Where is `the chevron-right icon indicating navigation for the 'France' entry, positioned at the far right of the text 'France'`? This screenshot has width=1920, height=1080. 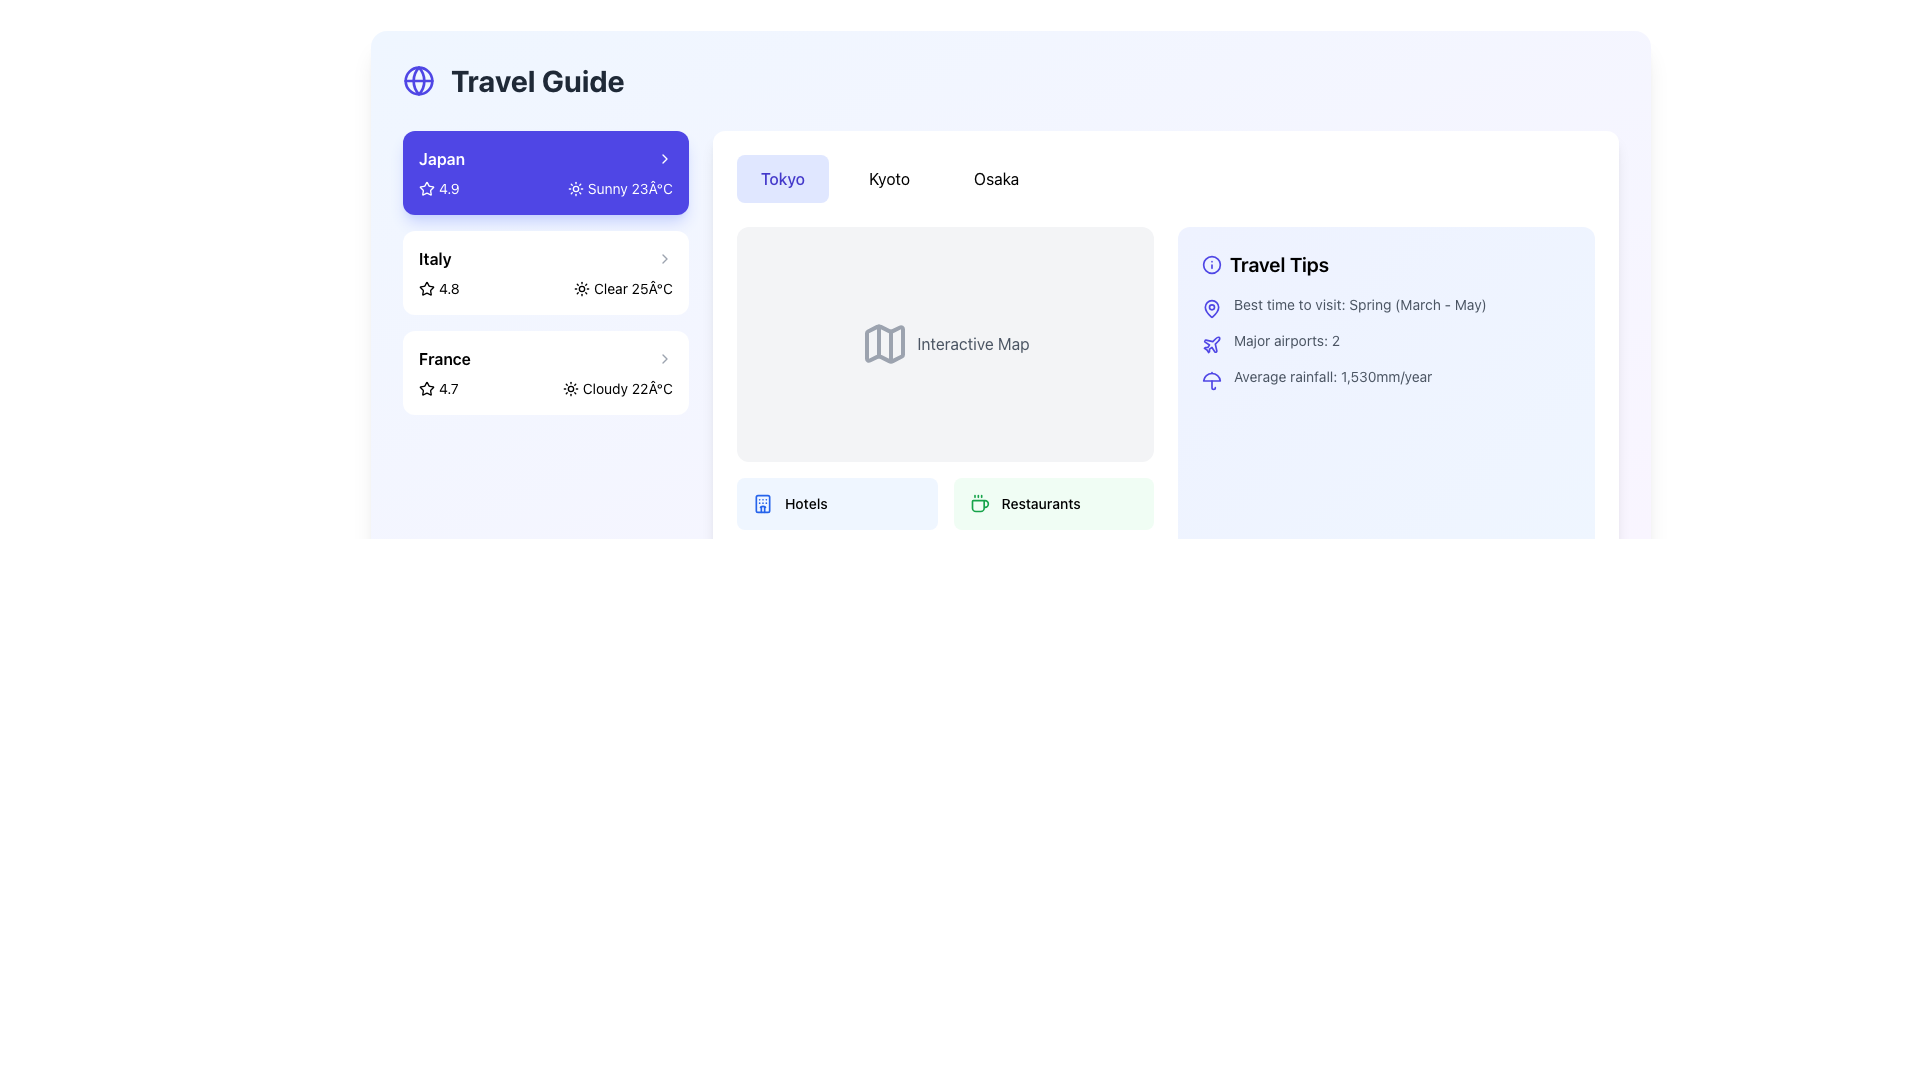
the chevron-right icon indicating navigation for the 'France' entry, positioned at the far right of the text 'France' is located at coordinates (665, 357).